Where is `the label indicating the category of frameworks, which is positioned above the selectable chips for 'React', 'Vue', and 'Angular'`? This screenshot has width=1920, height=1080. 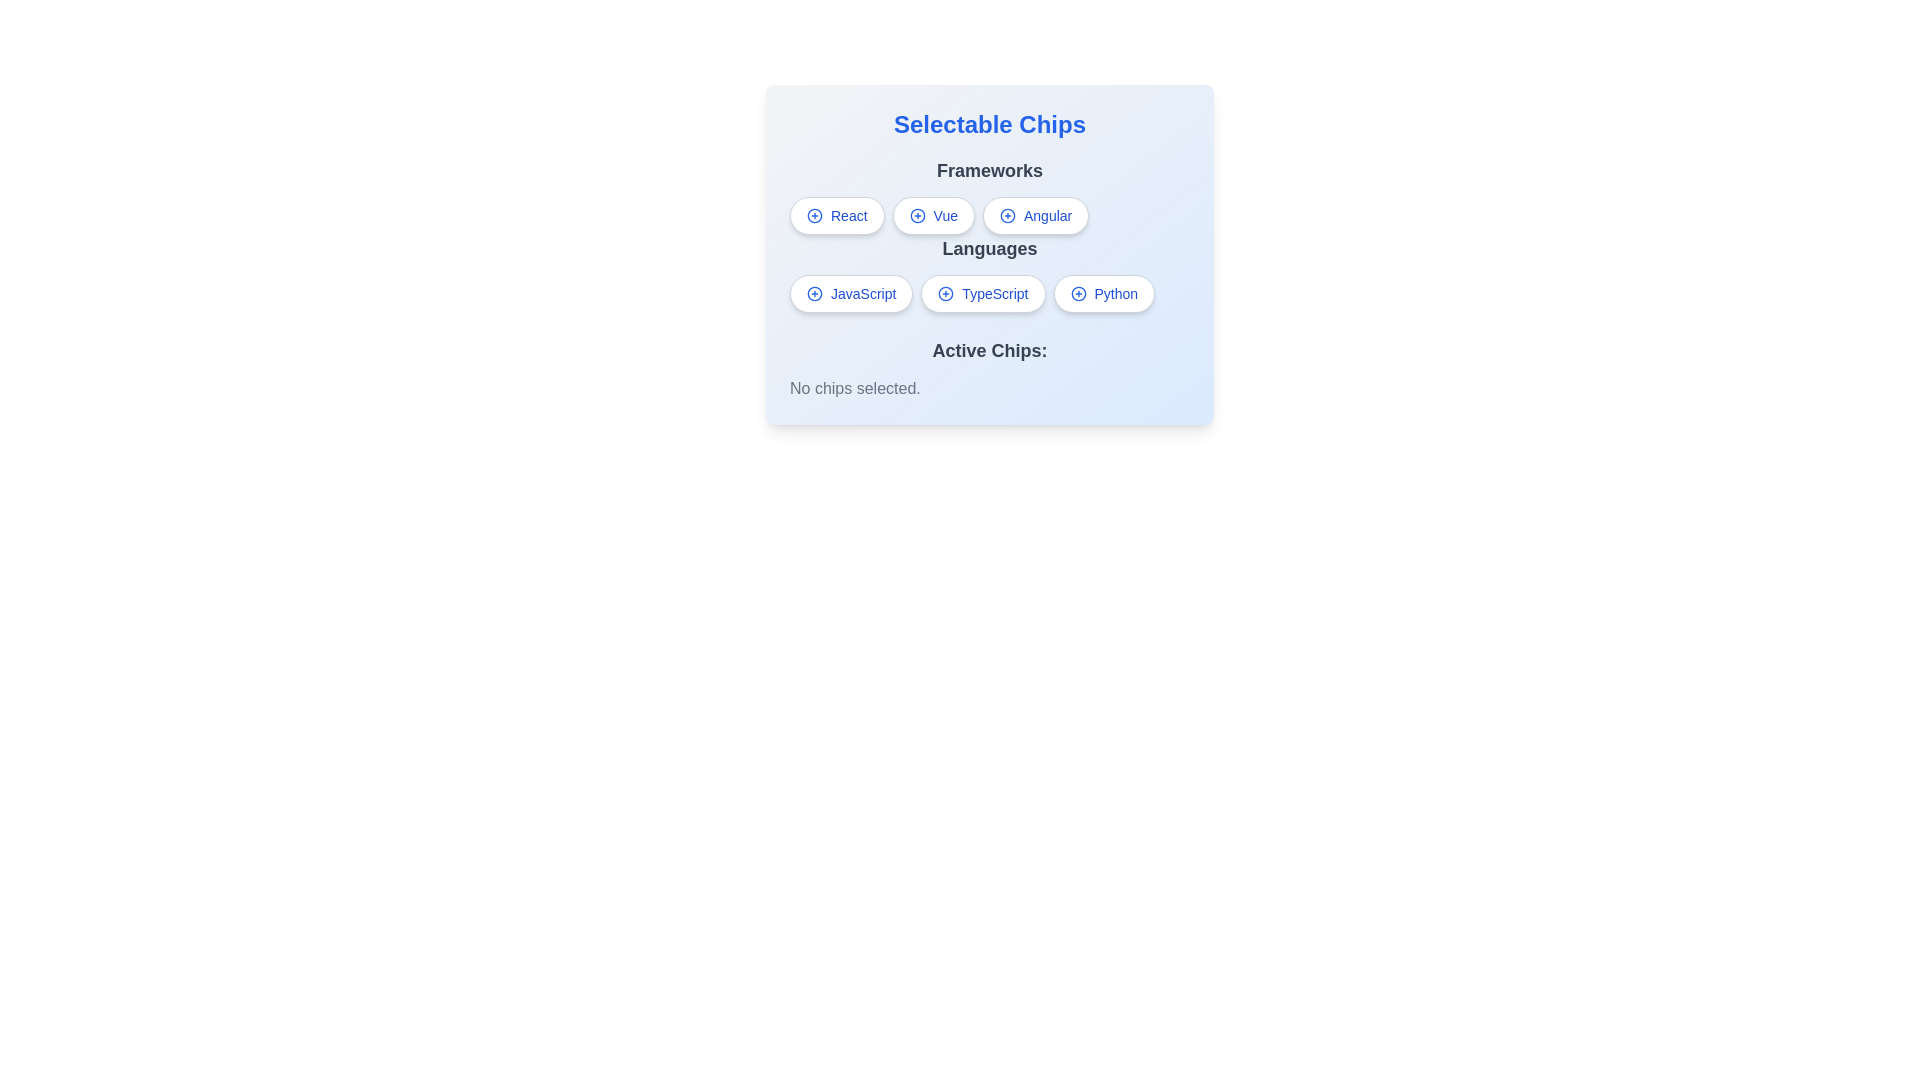
the label indicating the category of frameworks, which is positioned above the selectable chips for 'React', 'Vue', and 'Angular' is located at coordinates (989, 169).